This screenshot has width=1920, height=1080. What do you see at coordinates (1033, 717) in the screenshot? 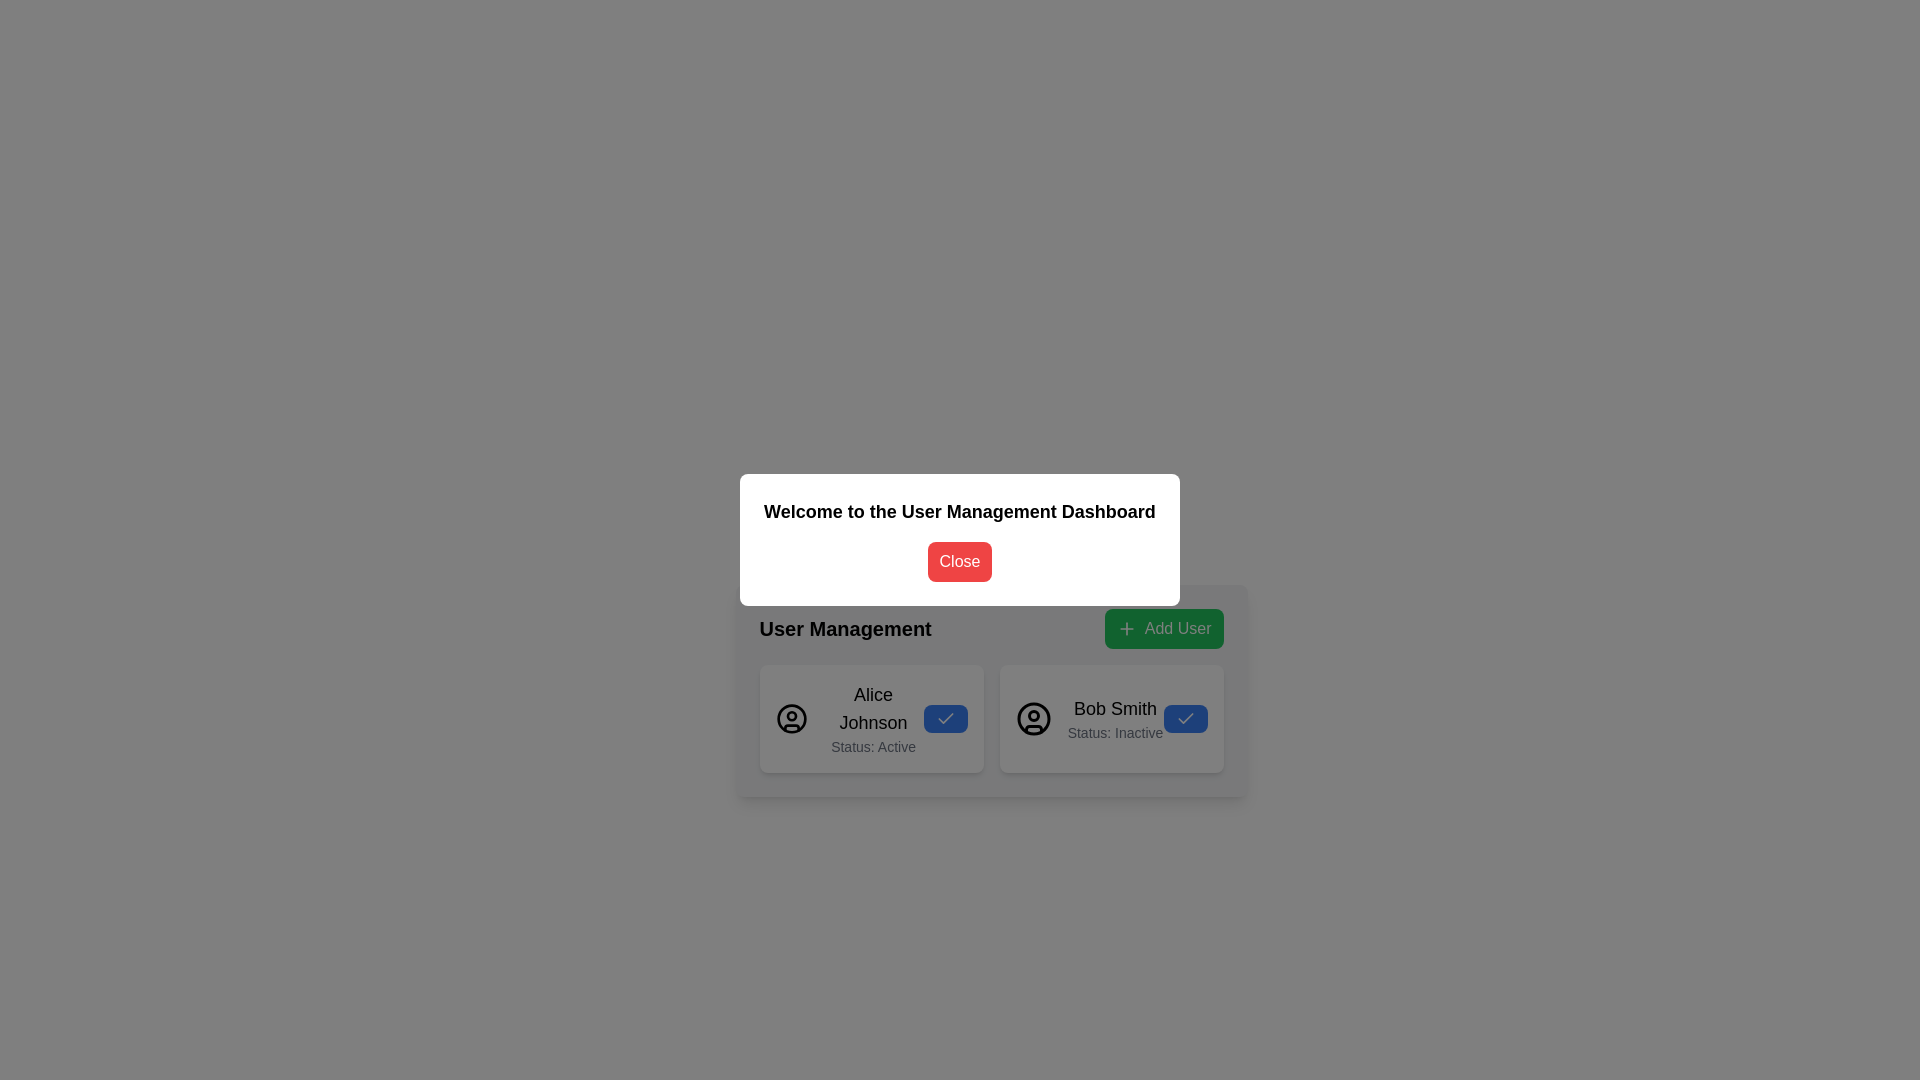
I see `the user profile icon representing 'Bob Smith', located inside the card labeled 'Bob Smith Status: Inactive', positioned to the left of the text in the User Management section` at bounding box center [1033, 717].